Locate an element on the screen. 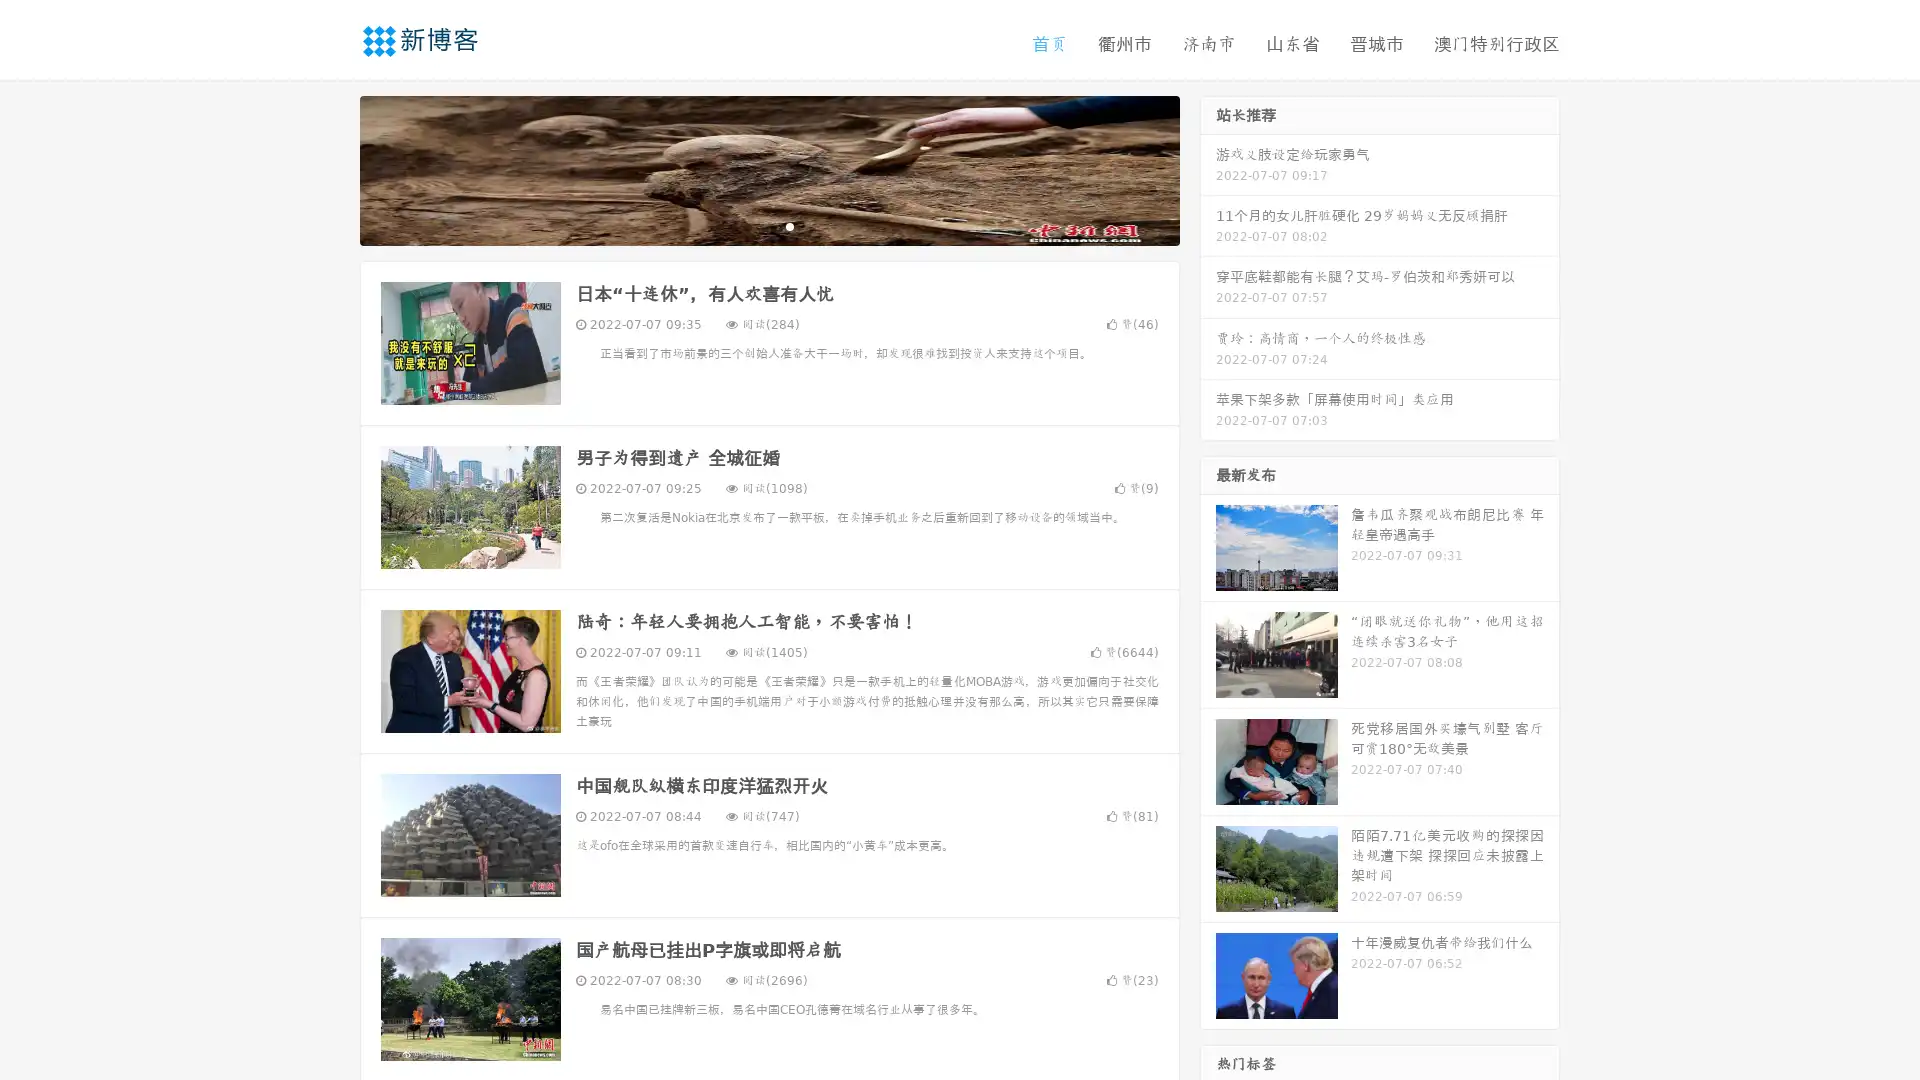 The height and width of the screenshot is (1080, 1920). Go to slide 2 is located at coordinates (768, 225).